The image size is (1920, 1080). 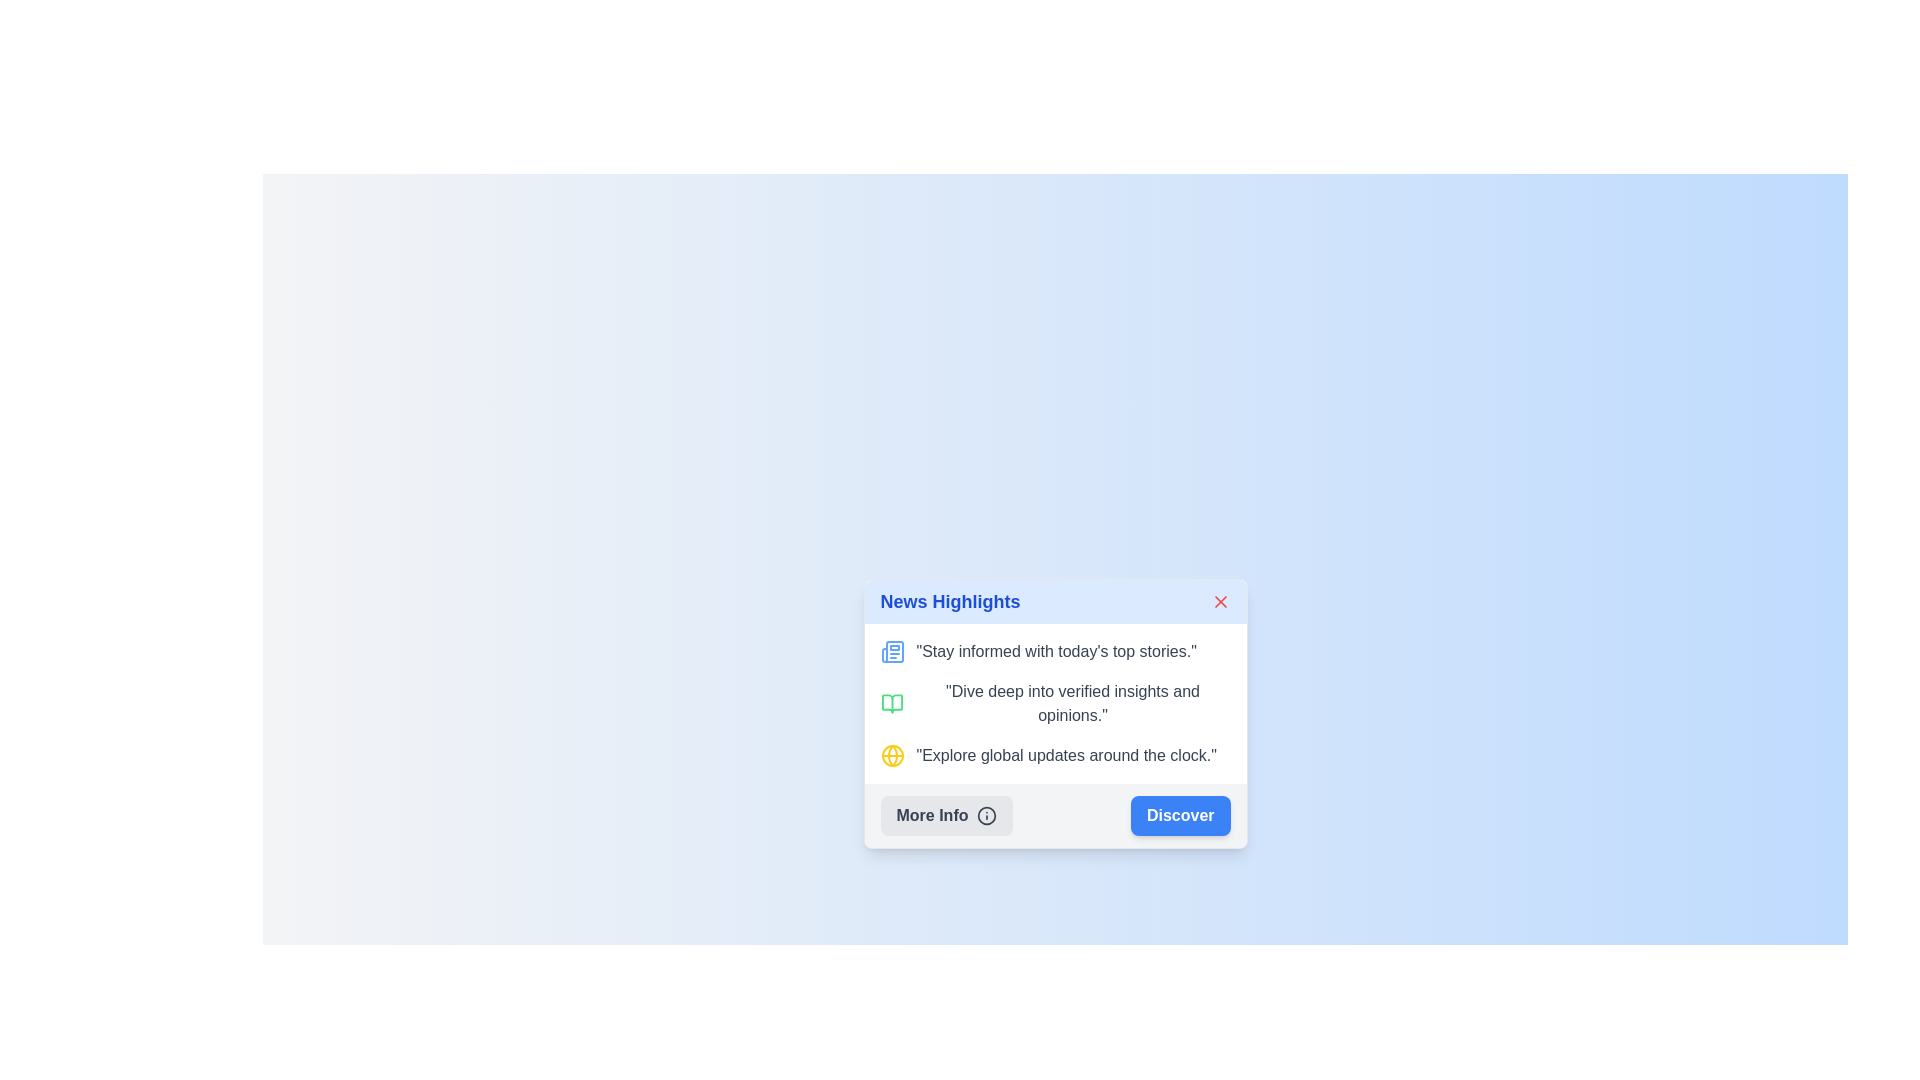 What do you see at coordinates (1180, 816) in the screenshot?
I see `the 'Discover' button located in the gray footer section of the 'News Highlights' pop-up` at bounding box center [1180, 816].